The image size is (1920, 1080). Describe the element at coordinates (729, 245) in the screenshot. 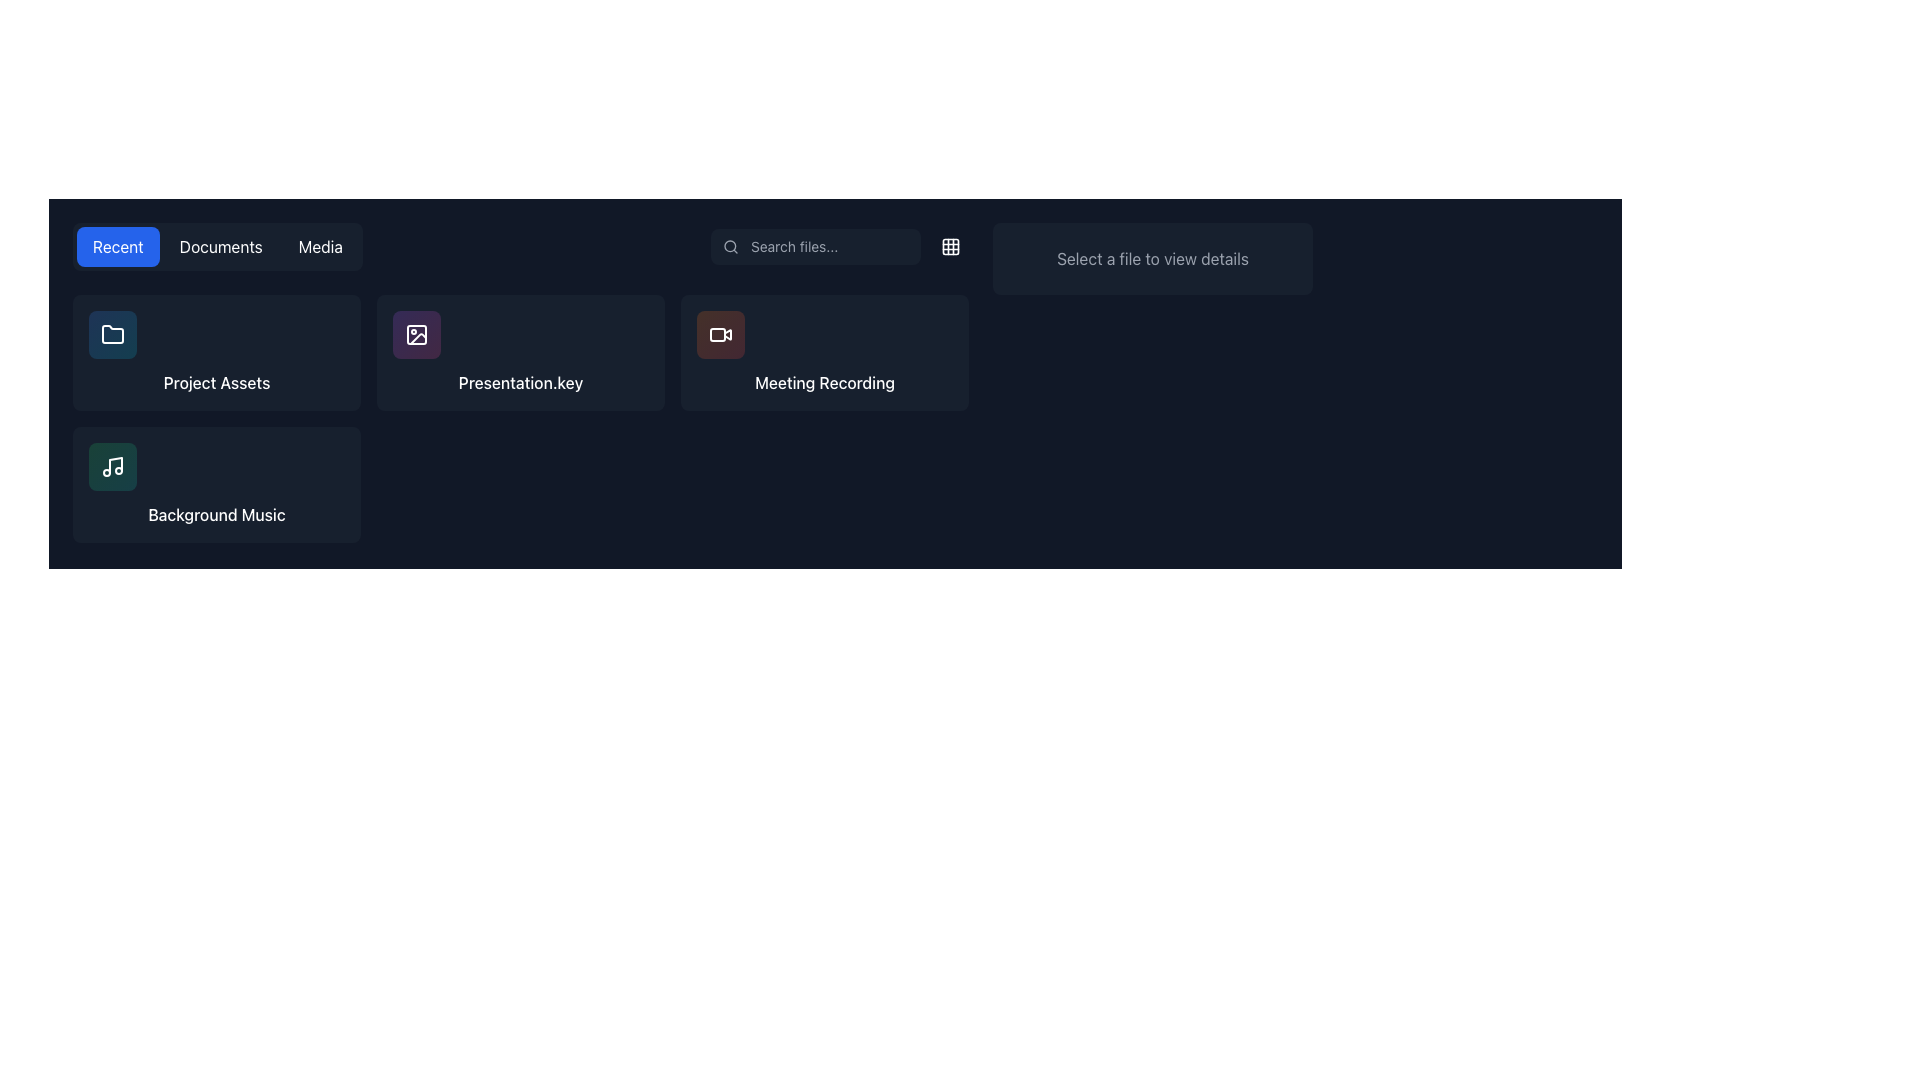

I see `the search icon located within the search input field on the left side, indicating search functionality` at that location.